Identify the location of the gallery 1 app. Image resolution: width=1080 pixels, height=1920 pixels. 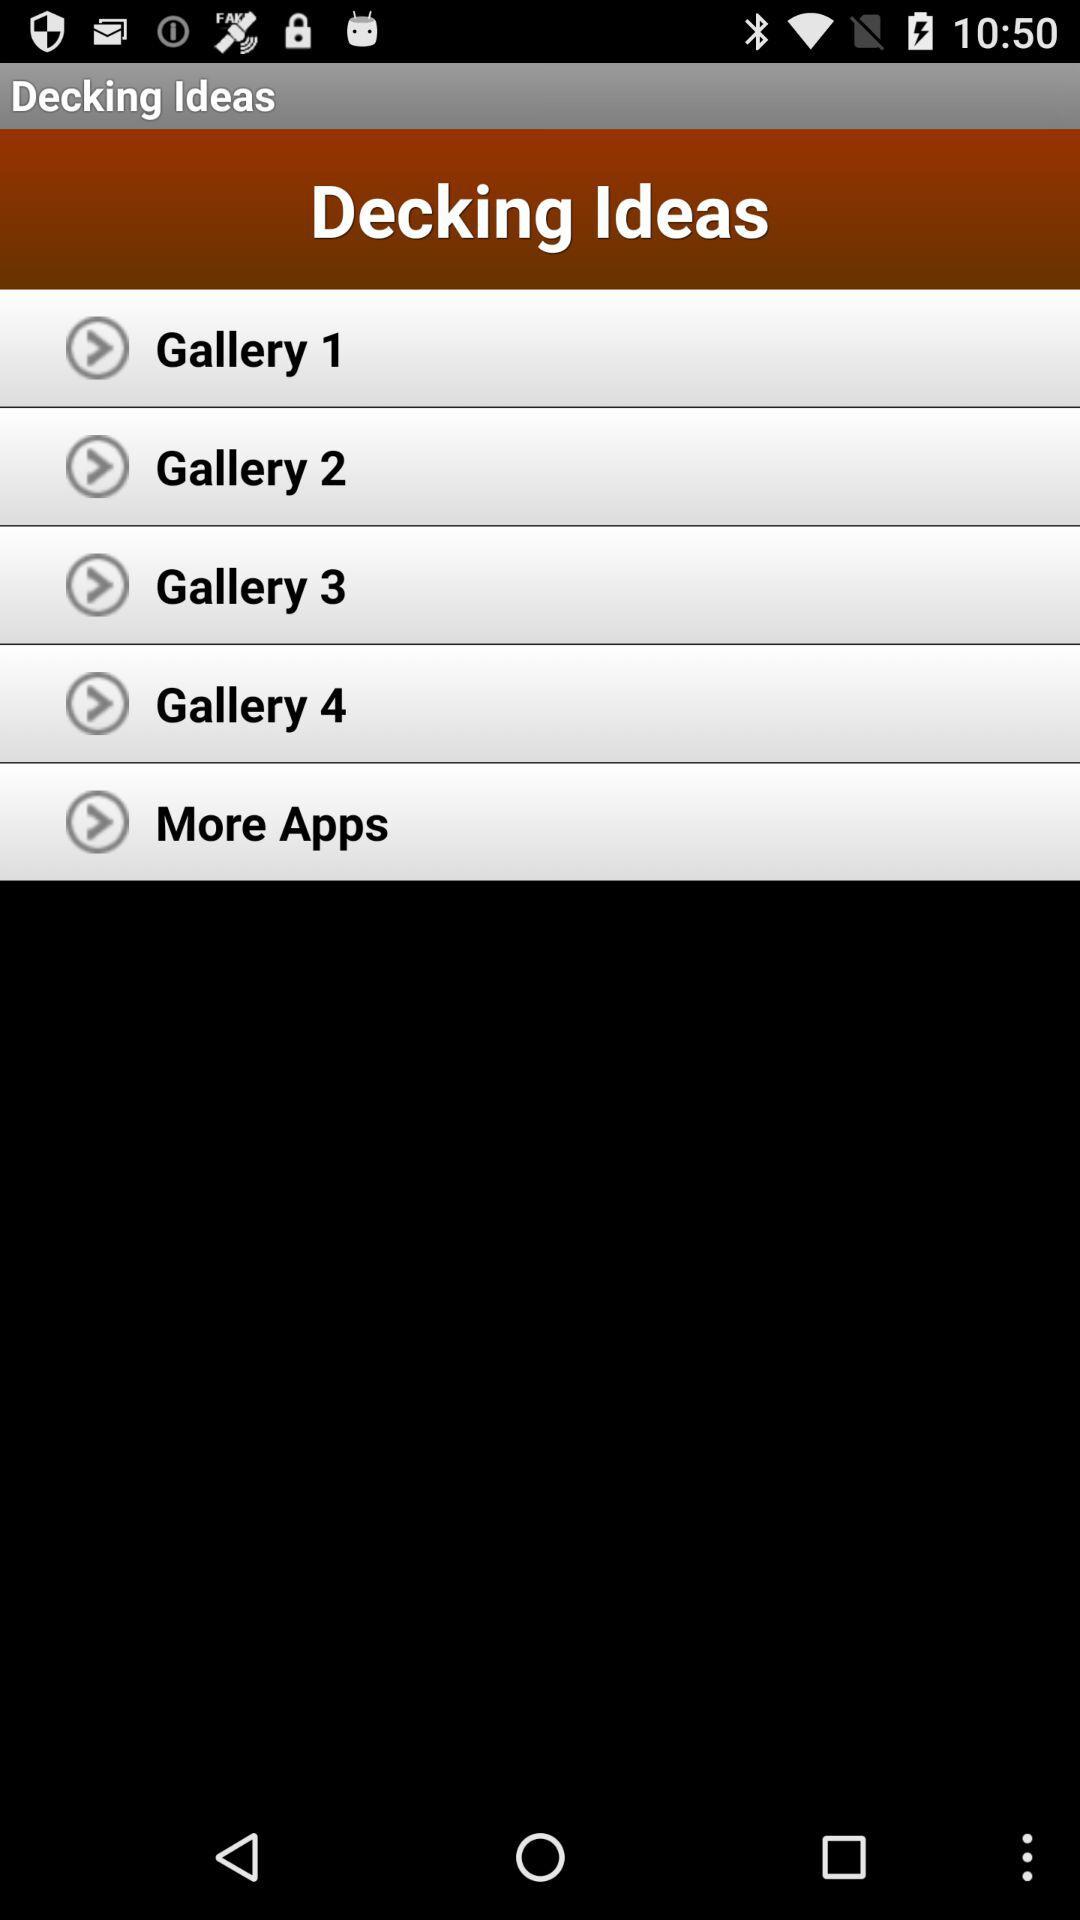
(250, 347).